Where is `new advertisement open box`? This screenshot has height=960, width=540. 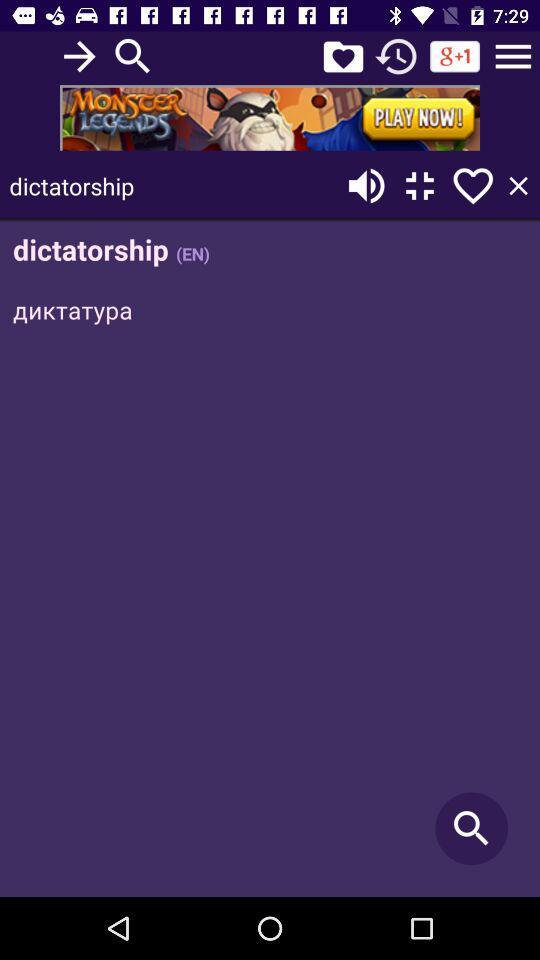 new advertisement open box is located at coordinates (270, 117).